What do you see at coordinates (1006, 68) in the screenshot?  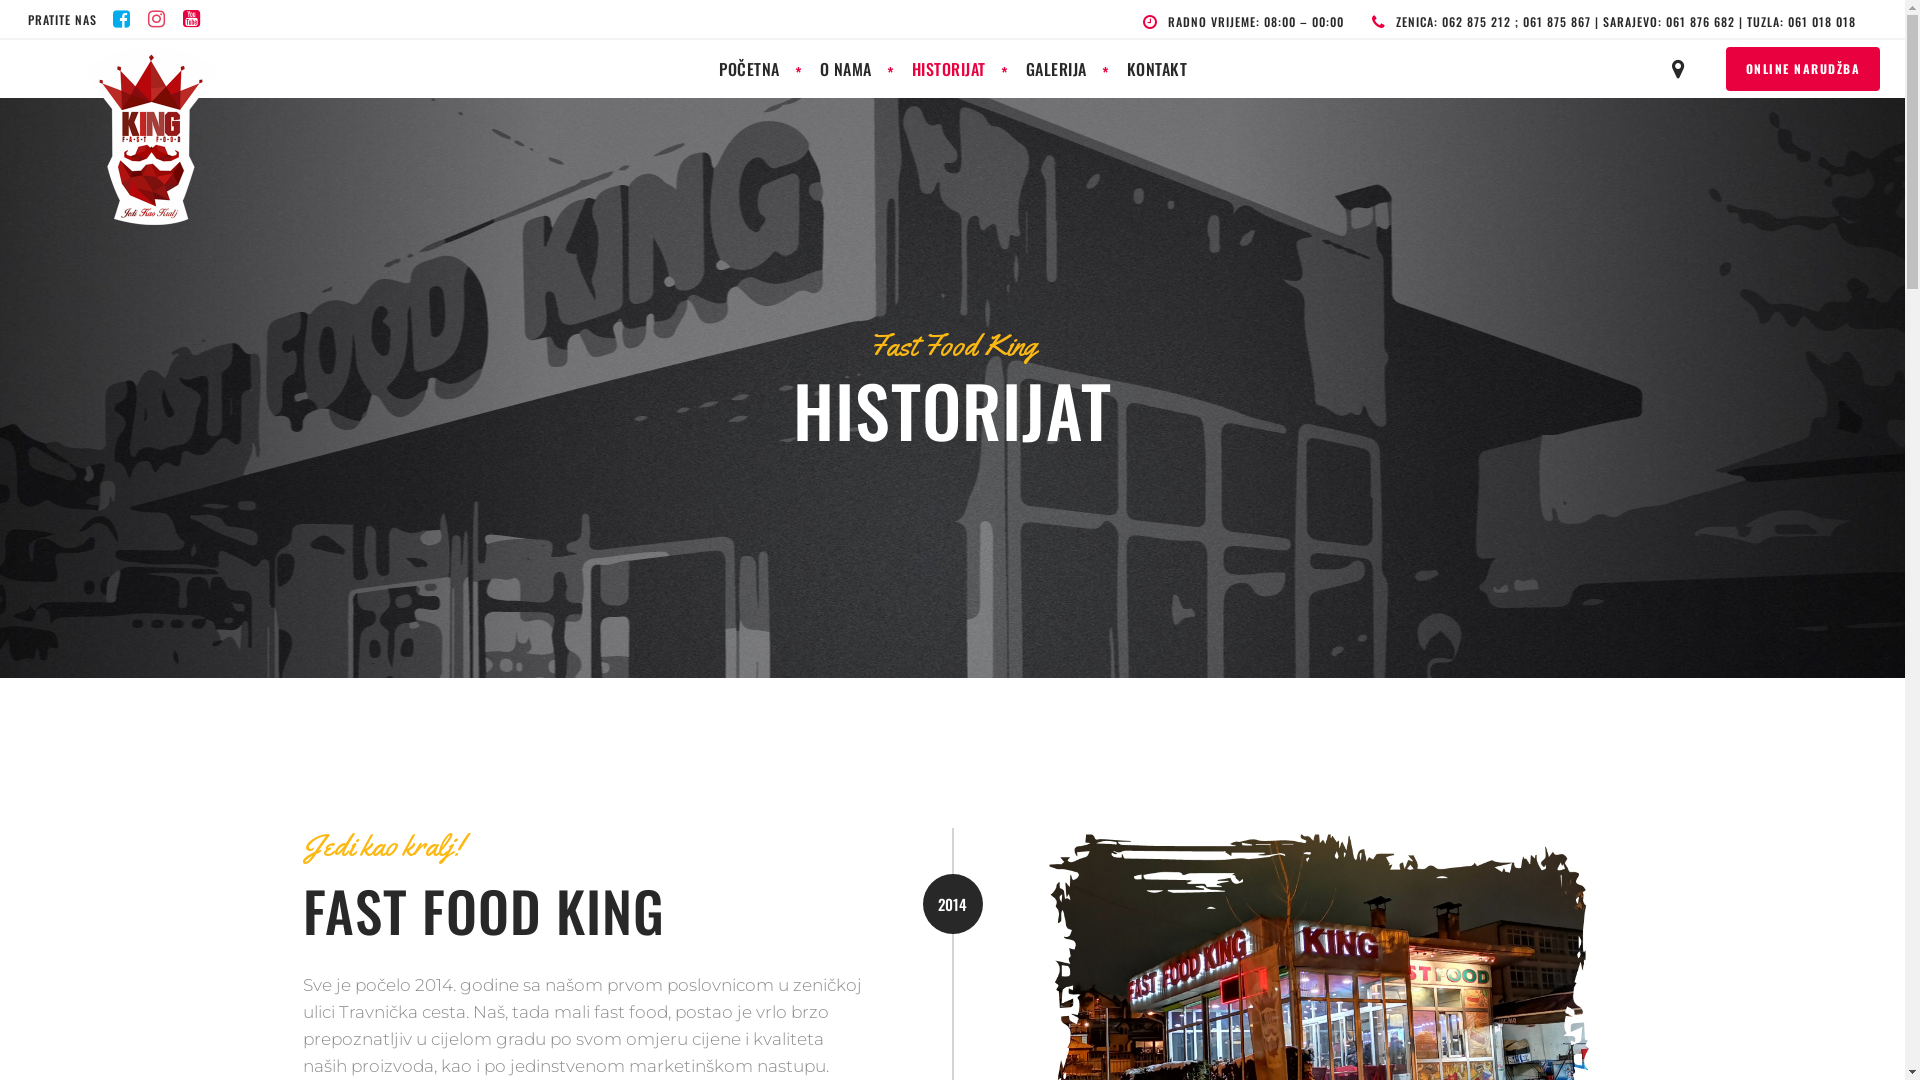 I see `'GALERIJA'` at bounding box center [1006, 68].